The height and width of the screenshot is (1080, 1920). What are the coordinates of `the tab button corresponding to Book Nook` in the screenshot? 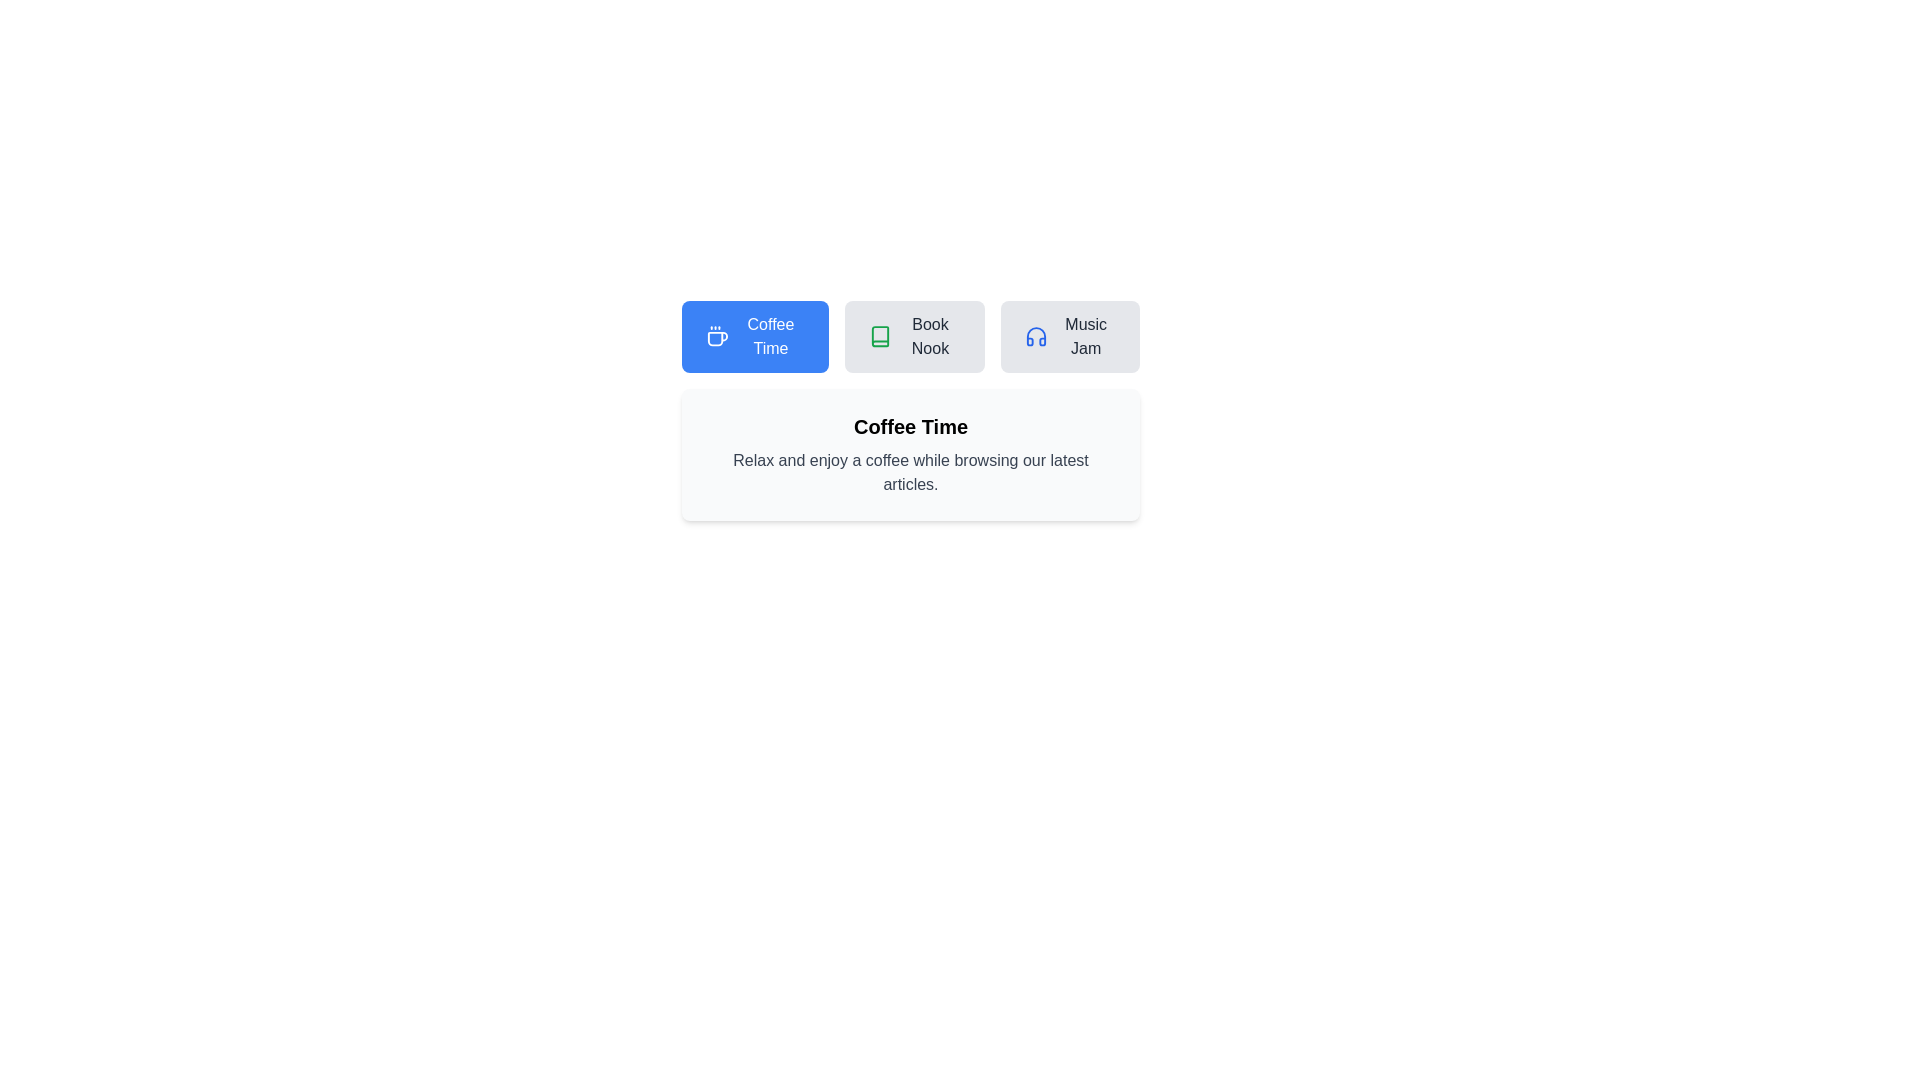 It's located at (914, 335).